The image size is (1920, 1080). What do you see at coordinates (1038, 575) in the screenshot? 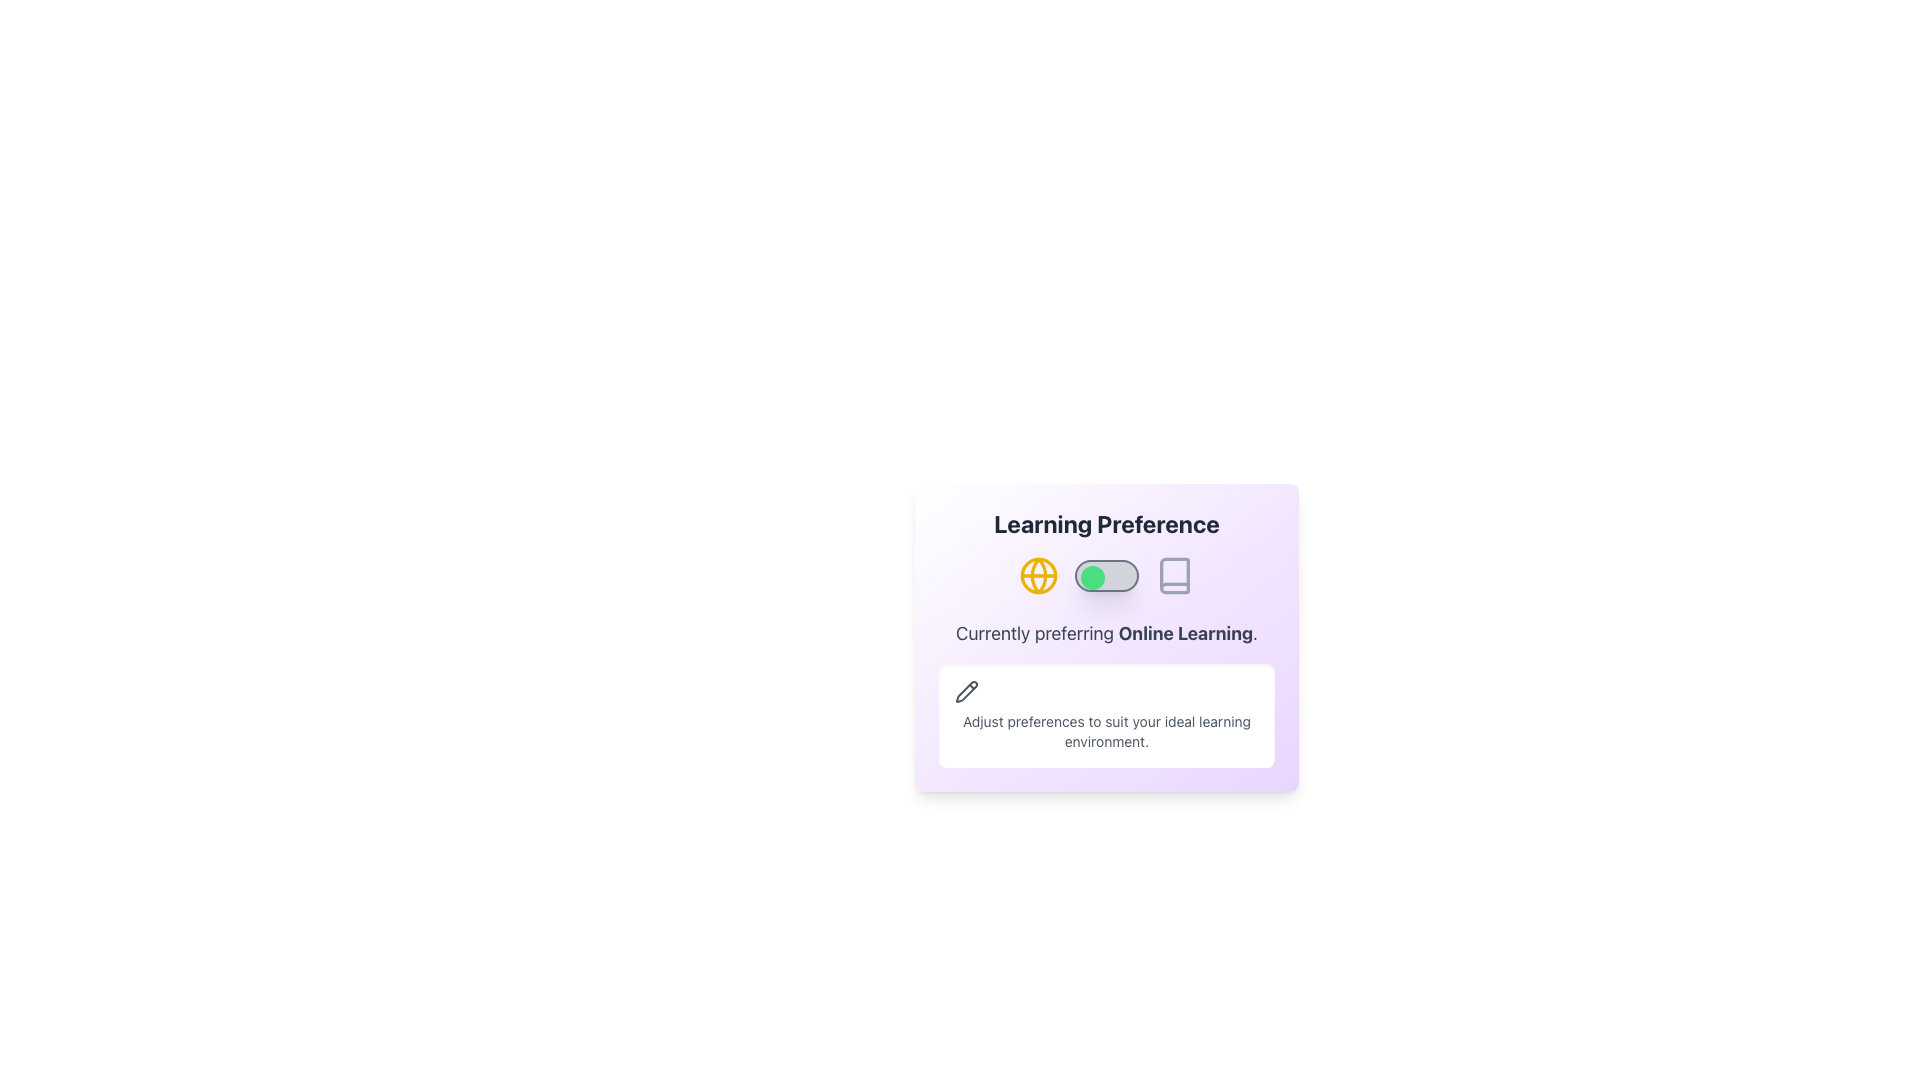
I see `the first icon in the 'Learning Preference' section, which represents the 'Online Learning' mode in the application` at bounding box center [1038, 575].